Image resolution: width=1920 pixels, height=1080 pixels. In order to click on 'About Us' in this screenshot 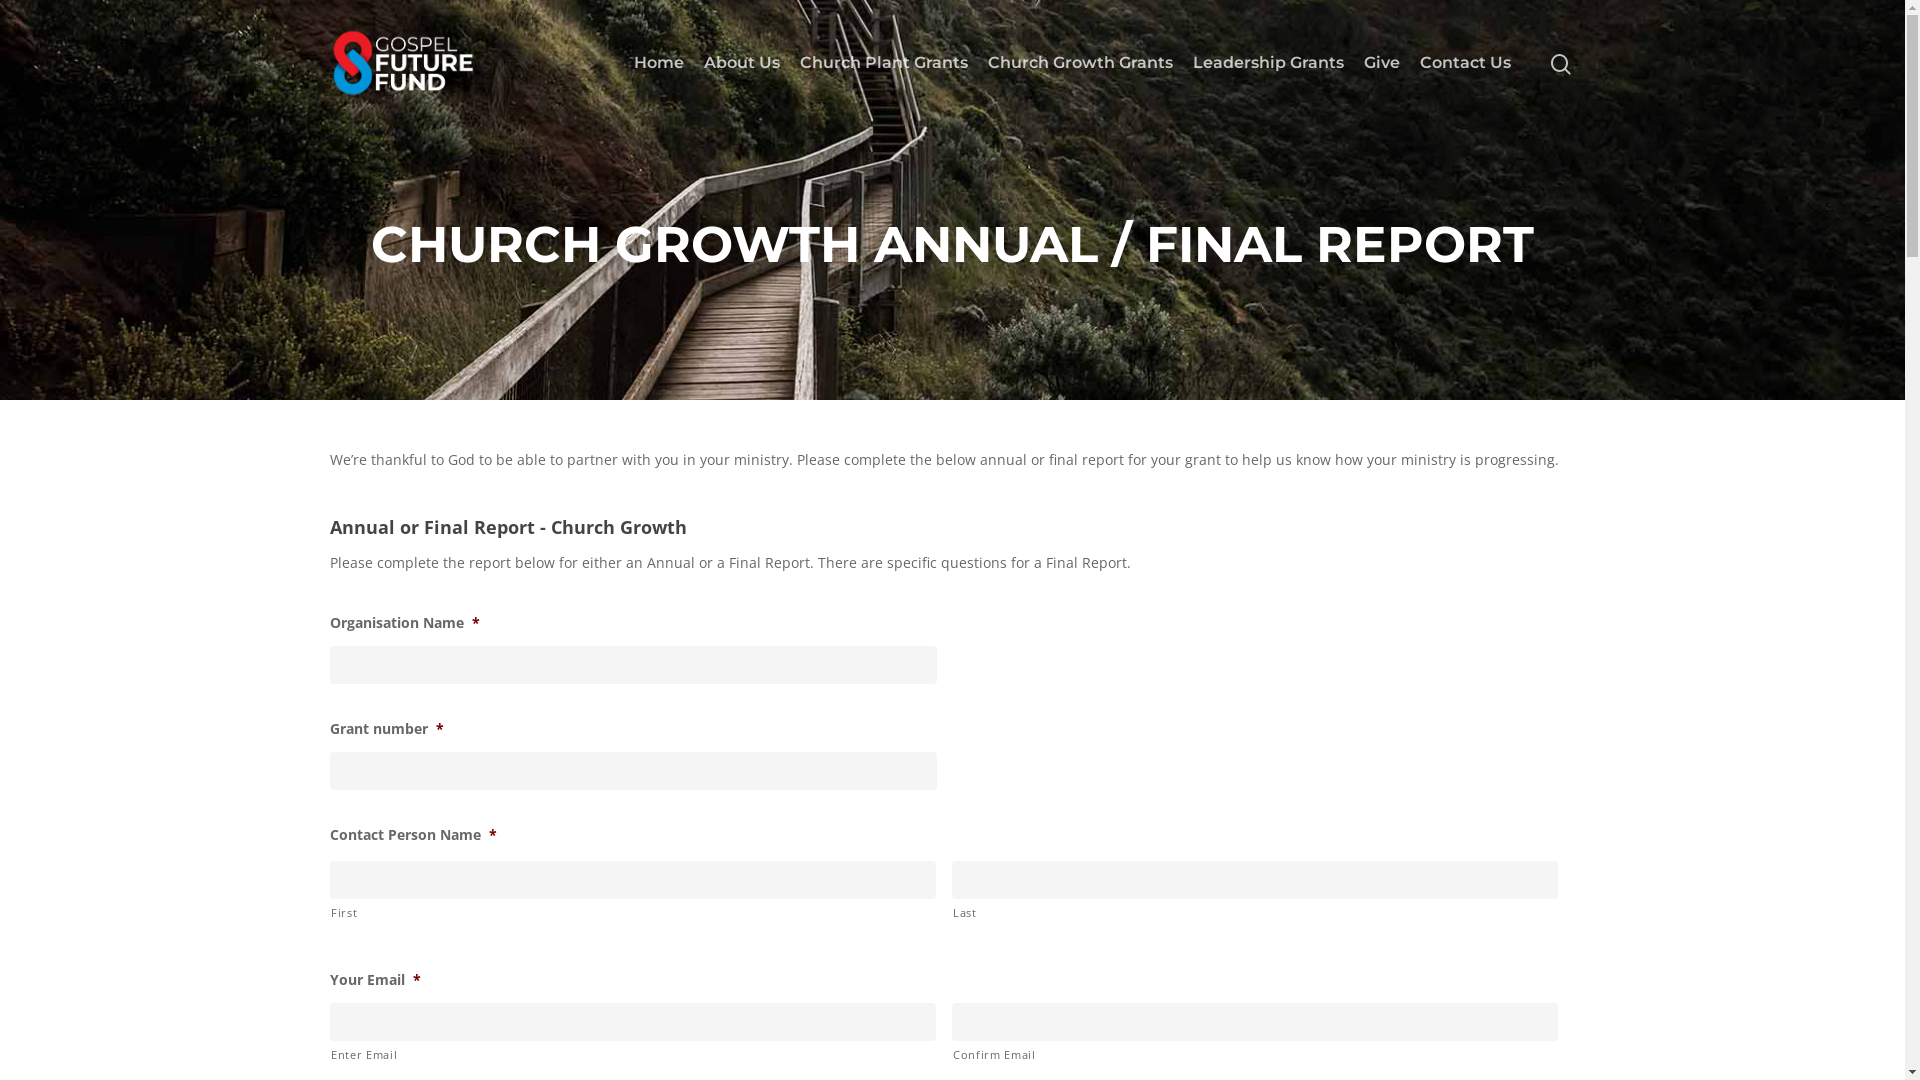, I will do `click(741, 61)`.